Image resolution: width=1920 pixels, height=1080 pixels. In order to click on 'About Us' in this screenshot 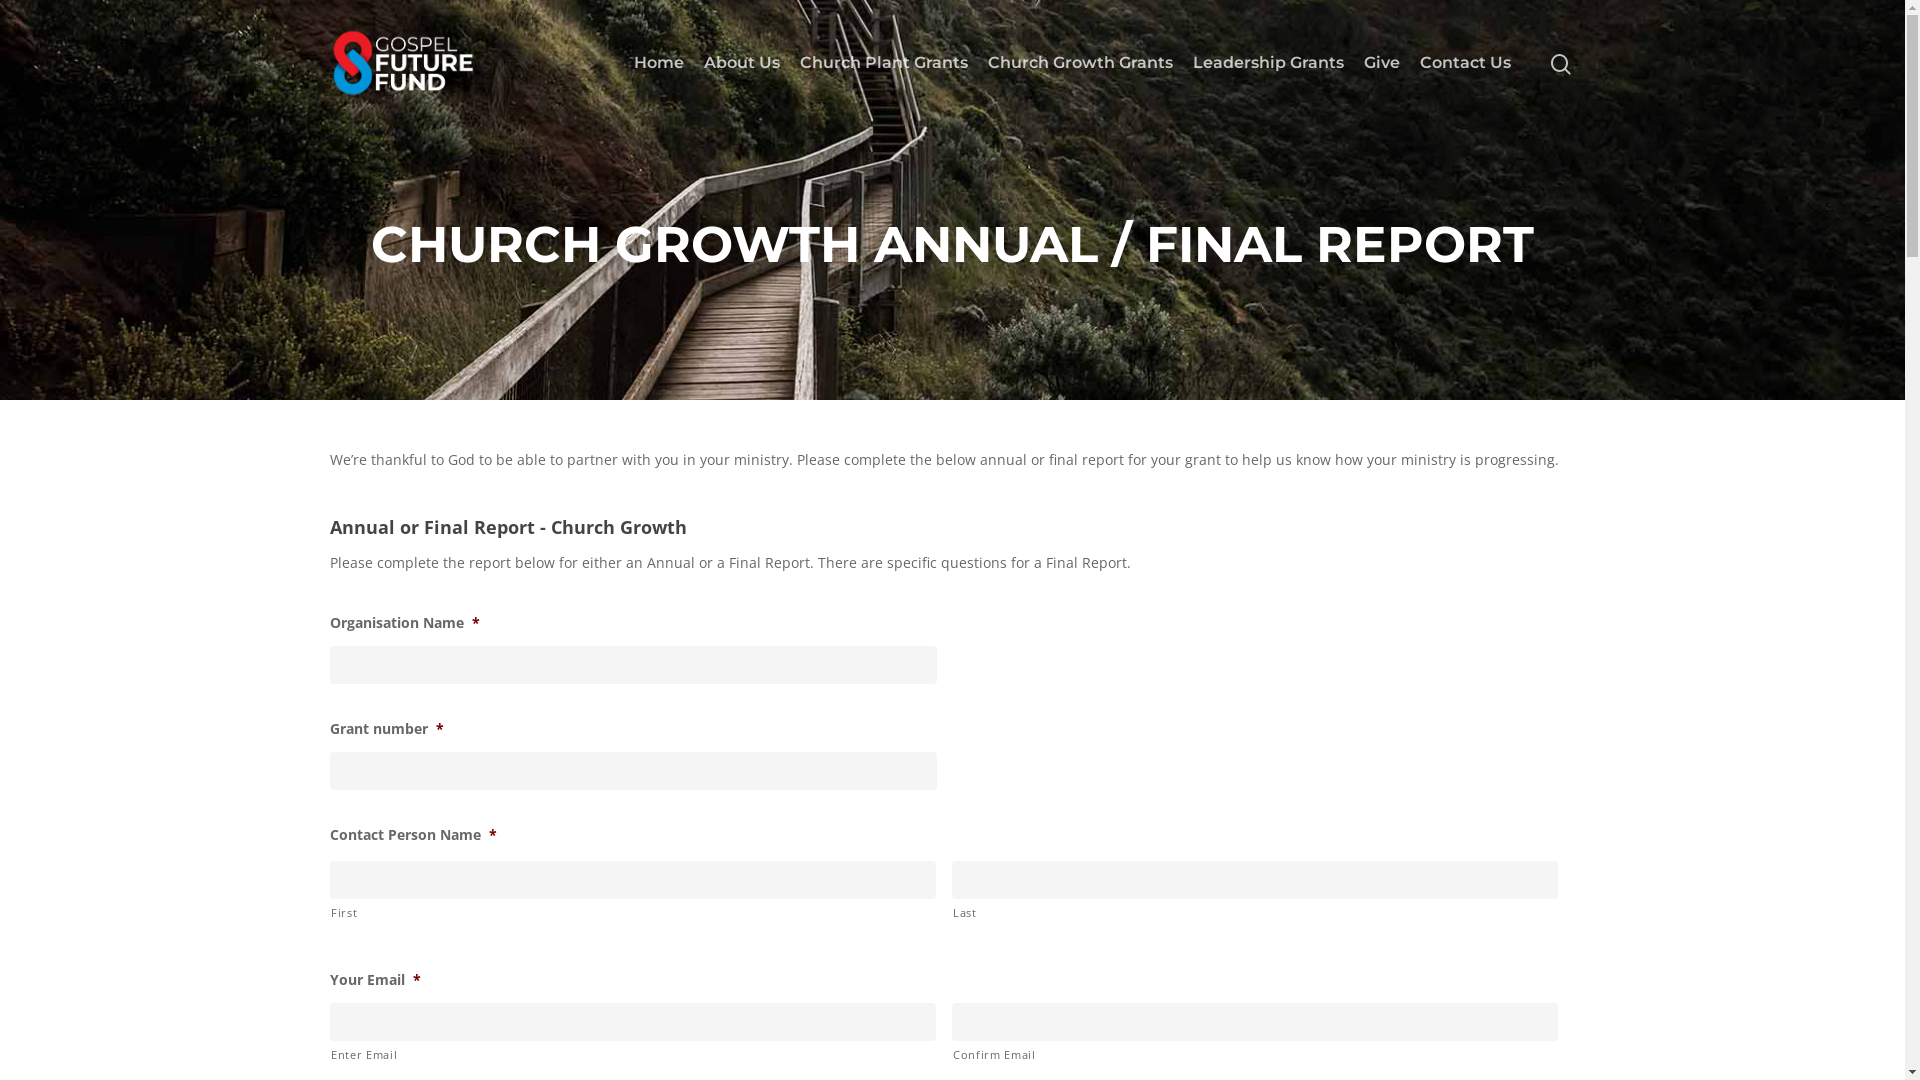, I will do `click(741, 61)`.